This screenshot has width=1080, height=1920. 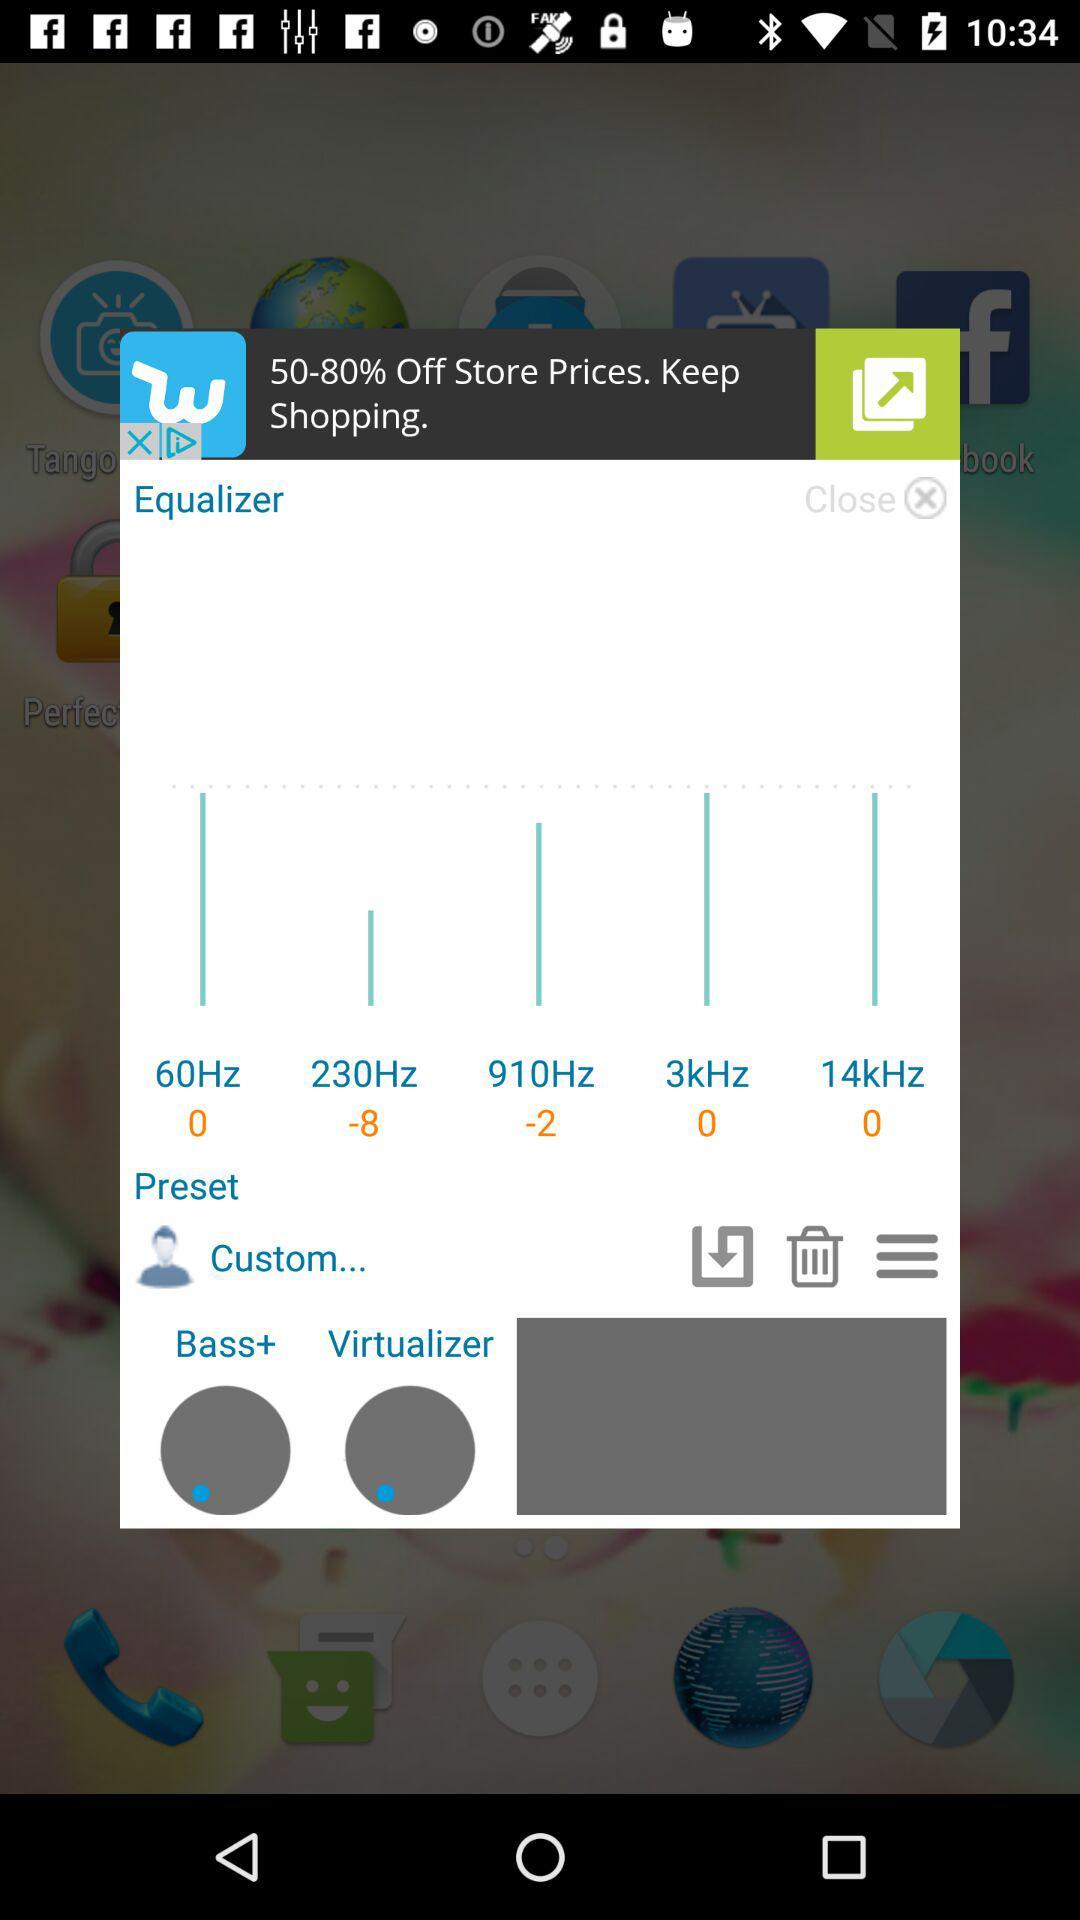 I want to click on the reset icon on left side of empty icon, so click(x=722, y=1255).